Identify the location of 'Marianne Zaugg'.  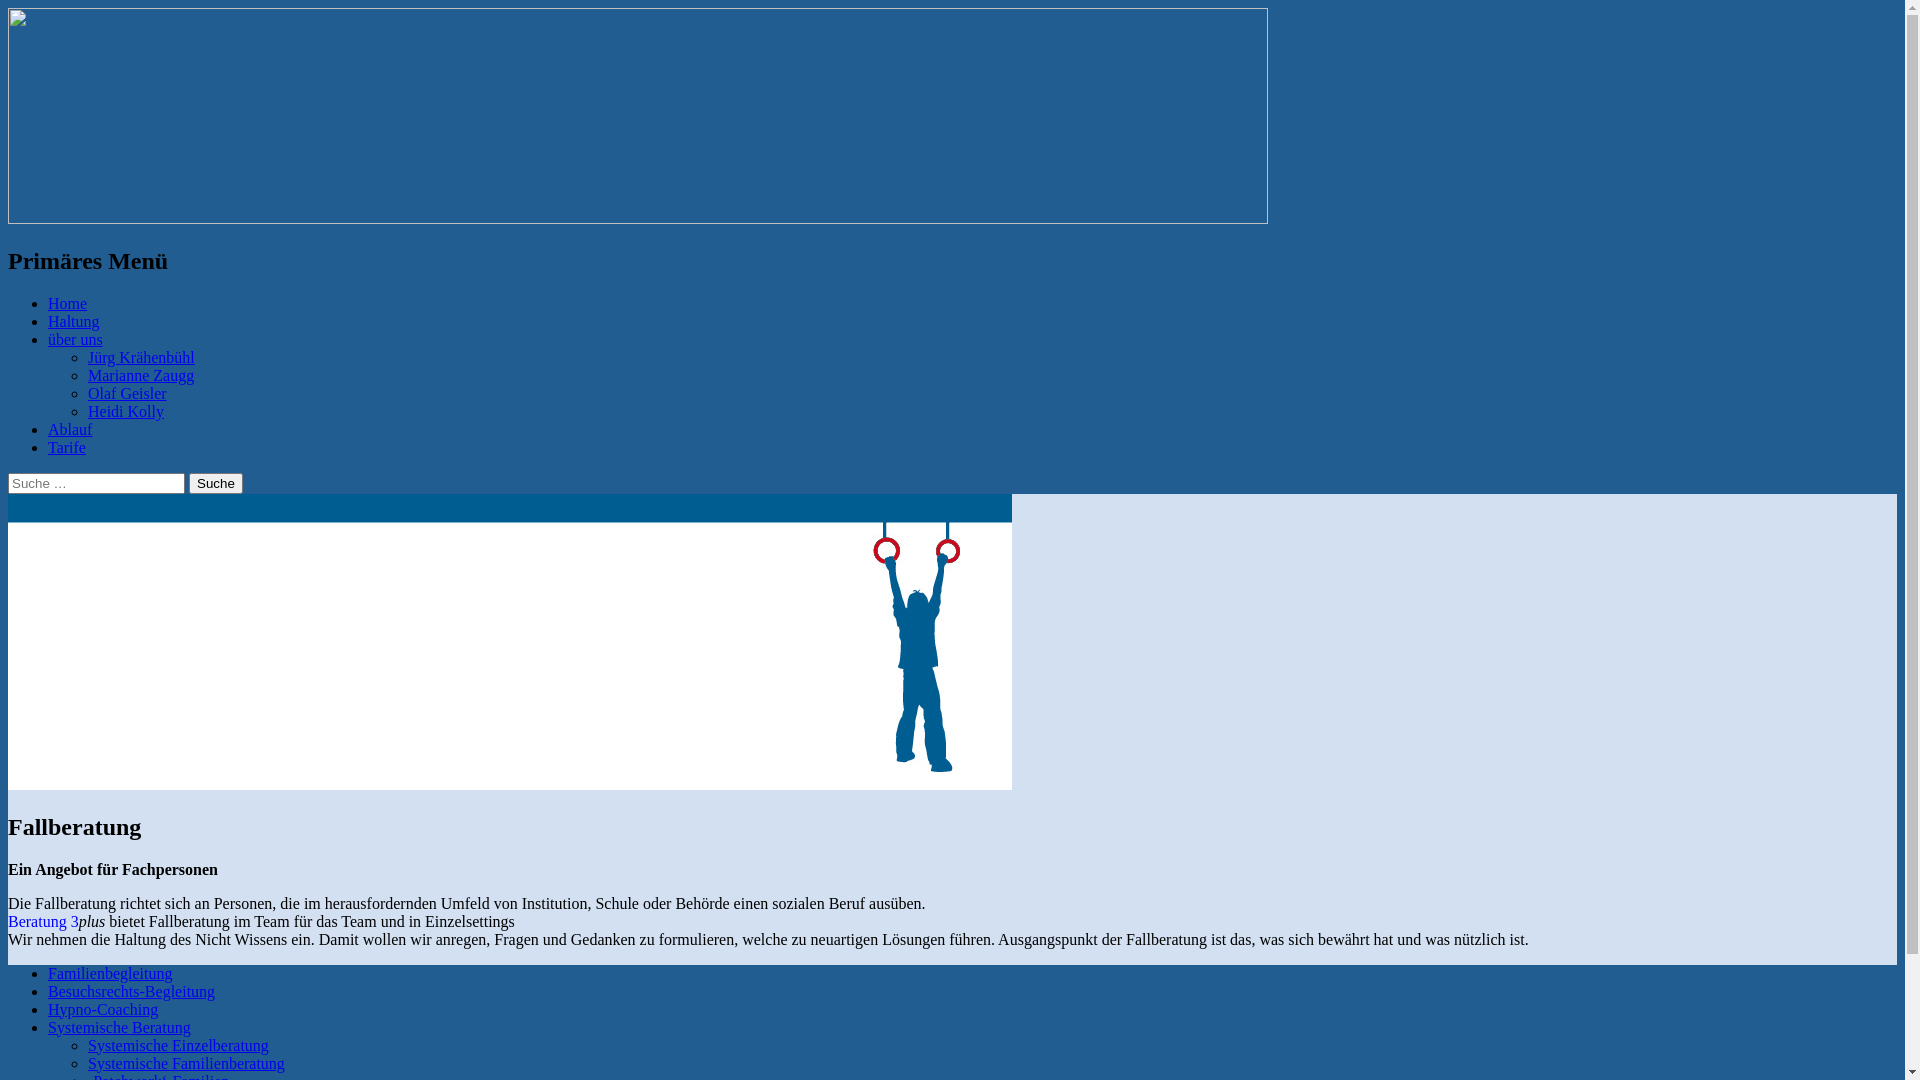
(86, 375).